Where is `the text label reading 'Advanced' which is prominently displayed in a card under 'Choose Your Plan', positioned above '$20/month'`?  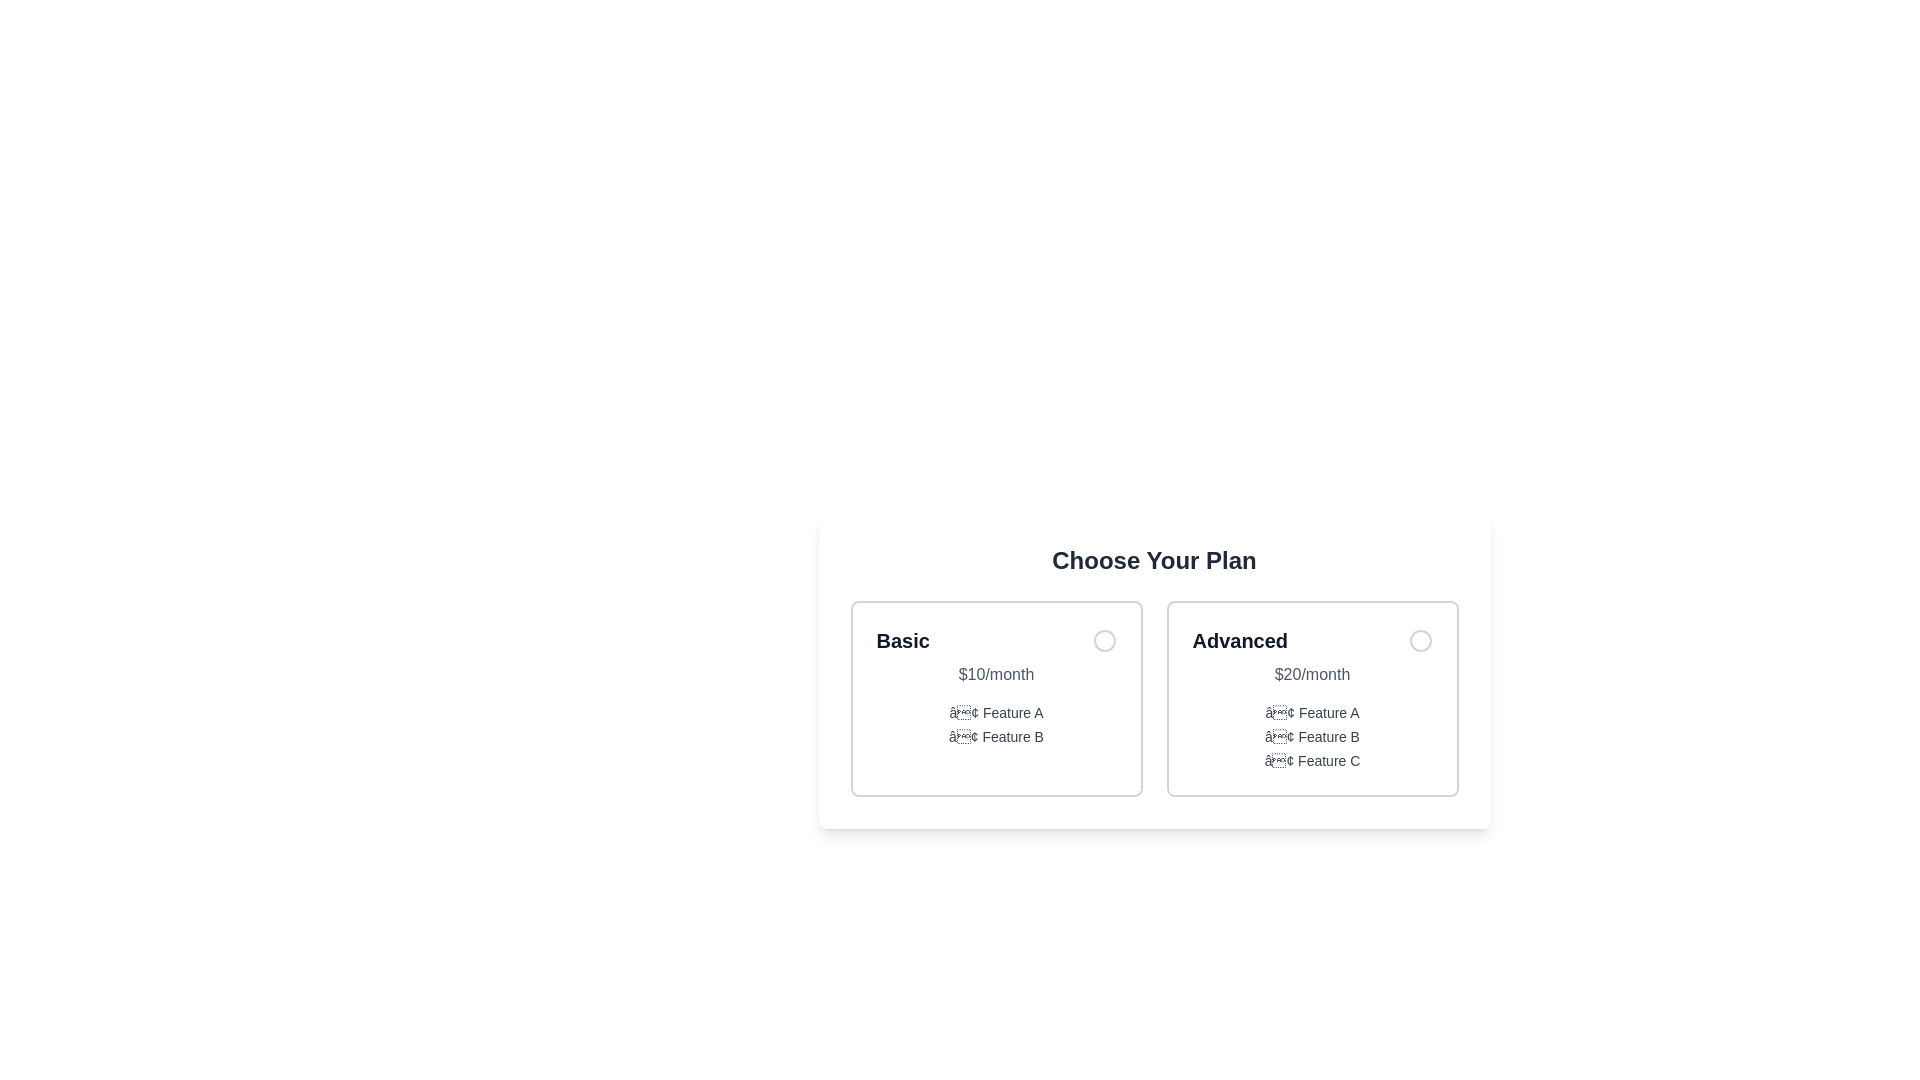
the text label reading 'Advanced' which is prominently displayed in a card under 'Choose Your Plan', positioned above '$20/month' is located at coordinates (1239, 640).